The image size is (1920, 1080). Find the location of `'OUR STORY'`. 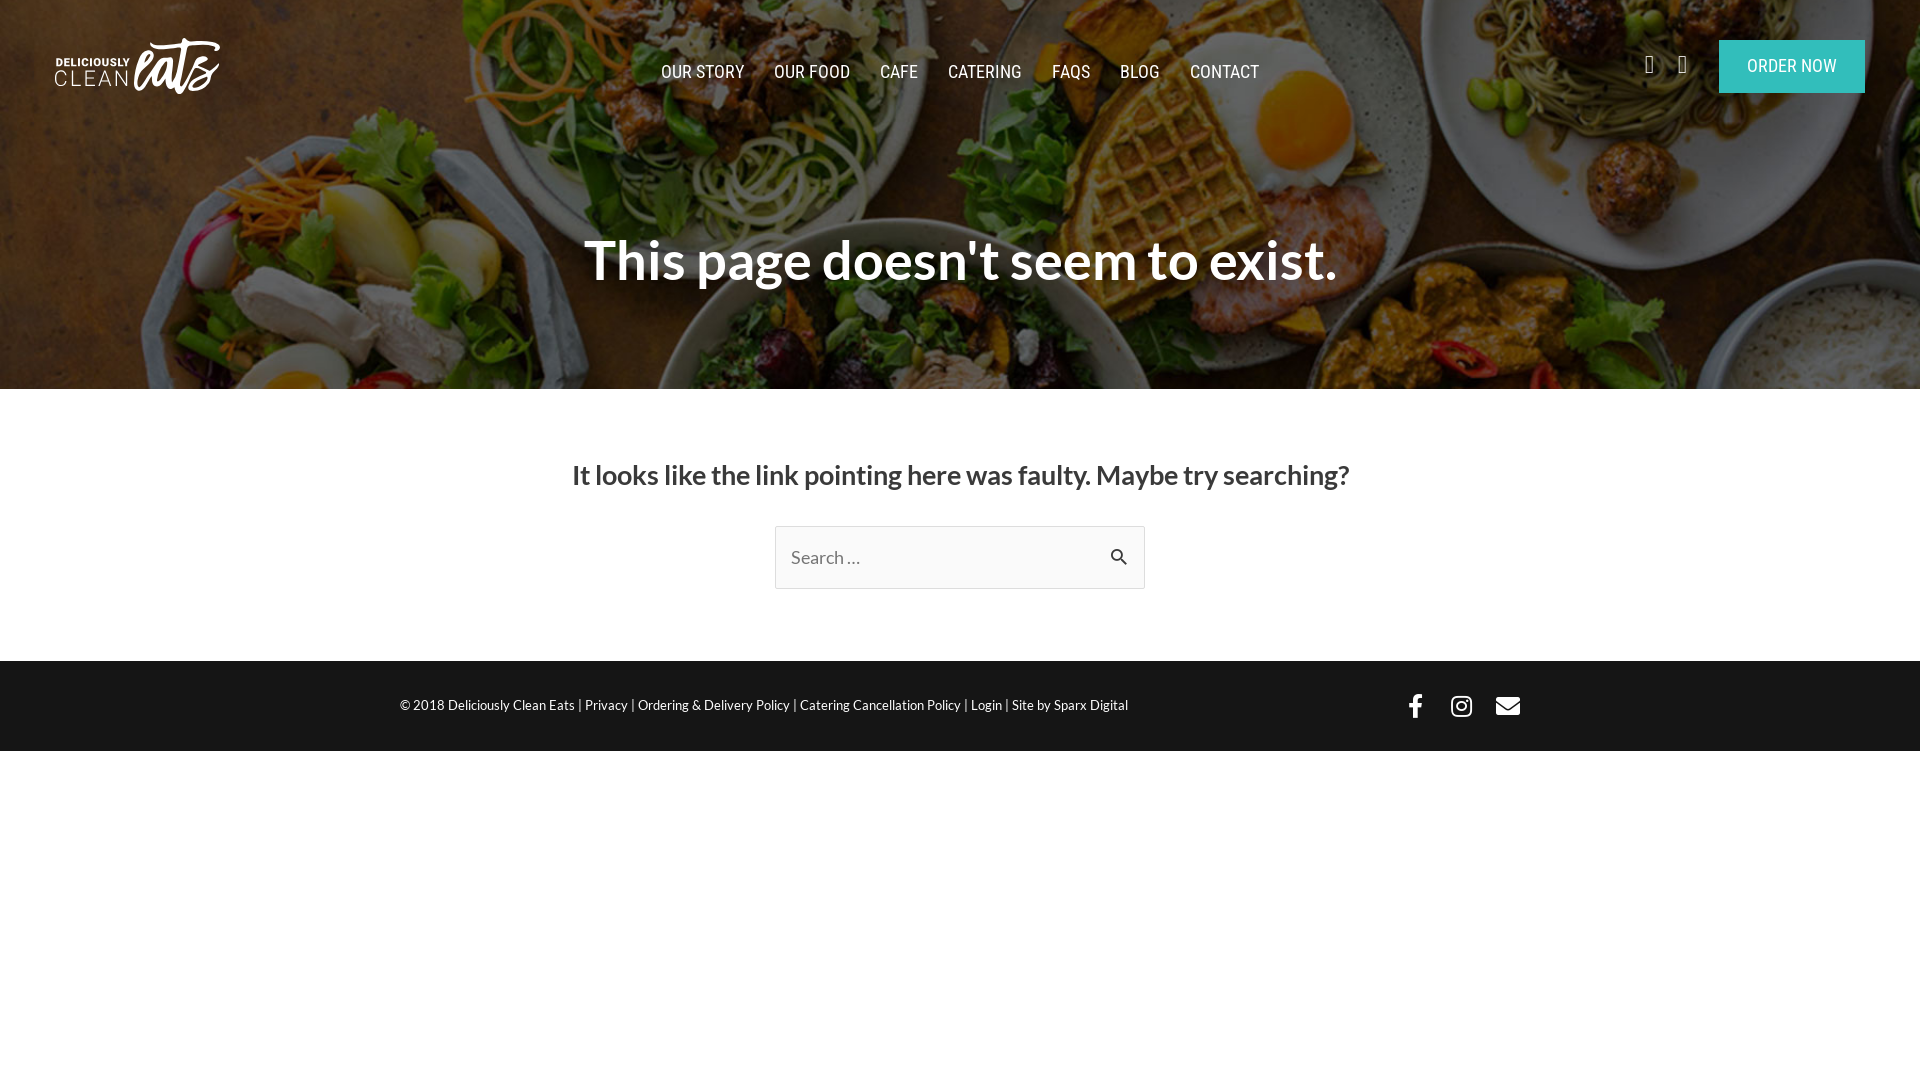

'OUR STORY' is located at coordinates (646, 71).